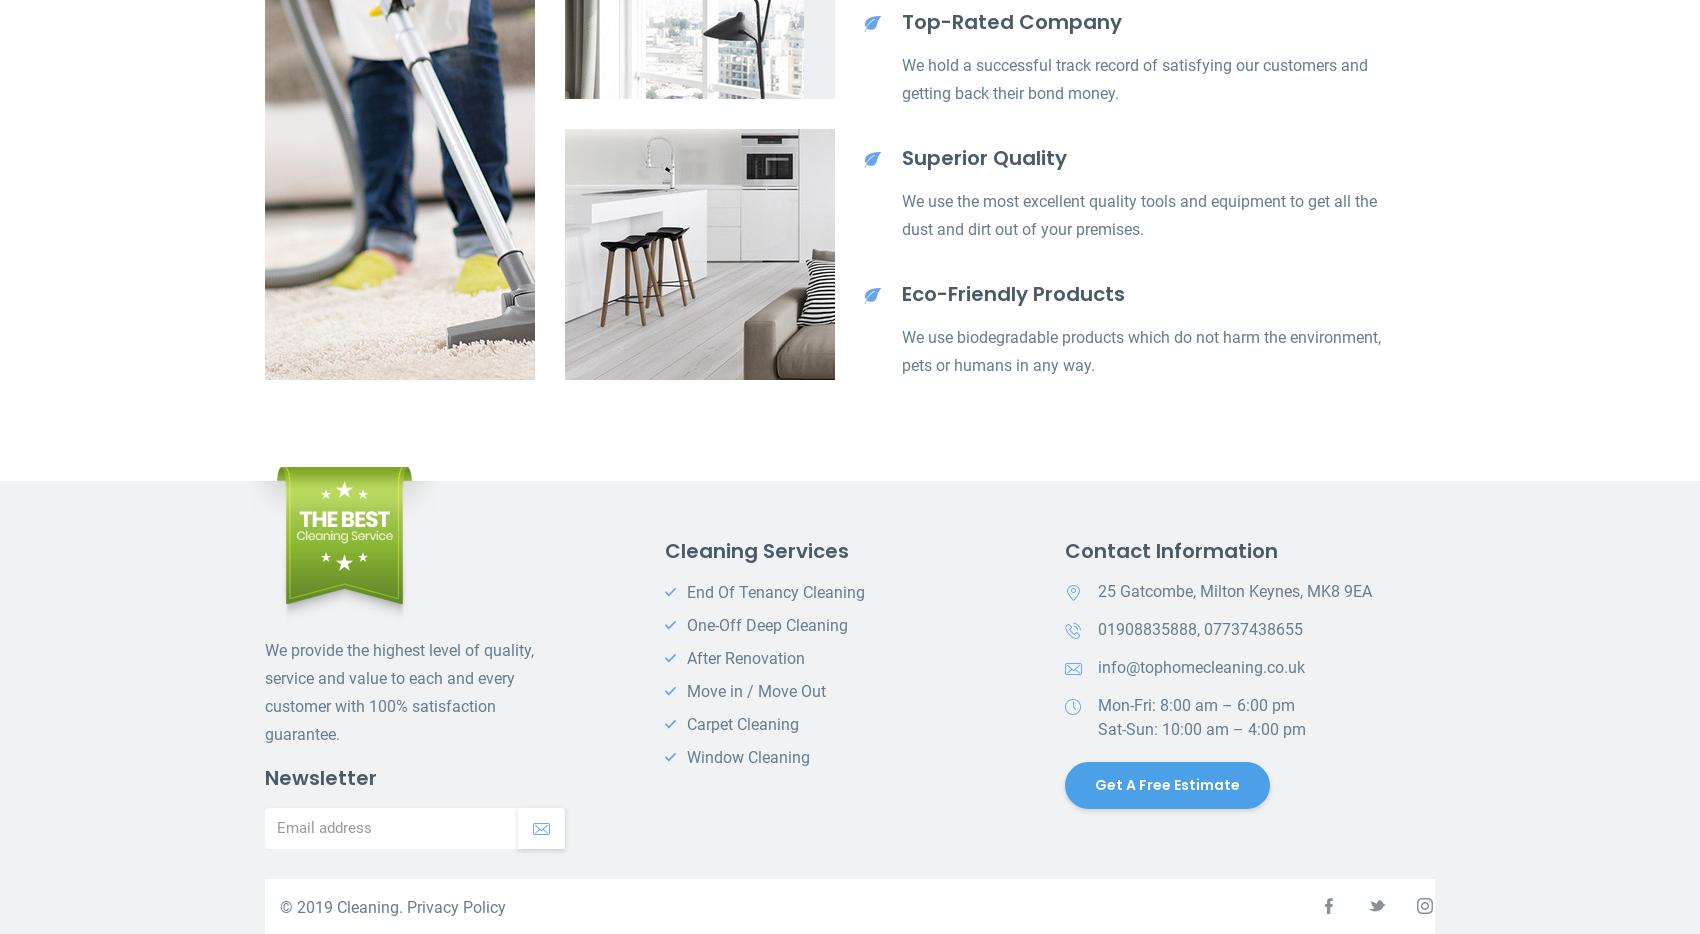 This screenshot has width=1700, height=934. I want to click on '07737438655', so click(1202, 629).